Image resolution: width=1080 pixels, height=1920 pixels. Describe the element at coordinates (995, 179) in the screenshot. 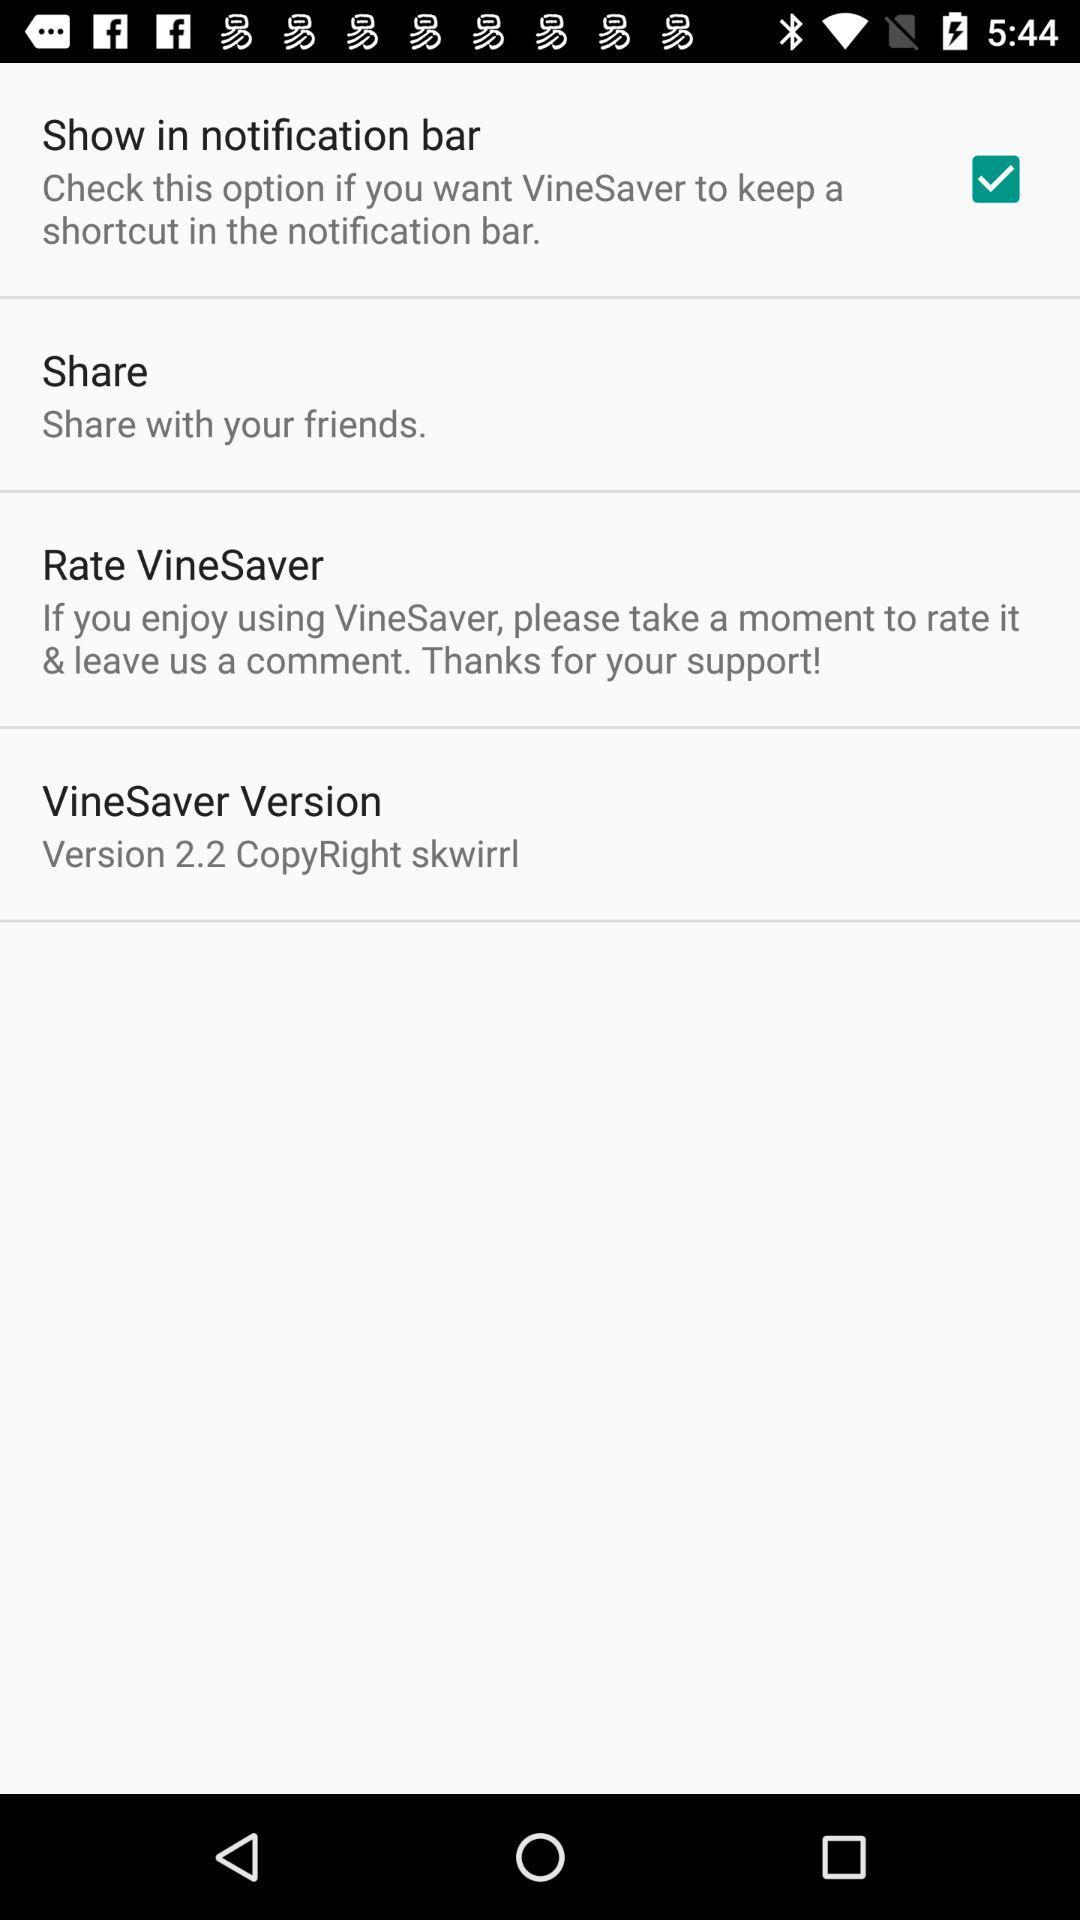

I see `icon next to the check this option item` at that location.